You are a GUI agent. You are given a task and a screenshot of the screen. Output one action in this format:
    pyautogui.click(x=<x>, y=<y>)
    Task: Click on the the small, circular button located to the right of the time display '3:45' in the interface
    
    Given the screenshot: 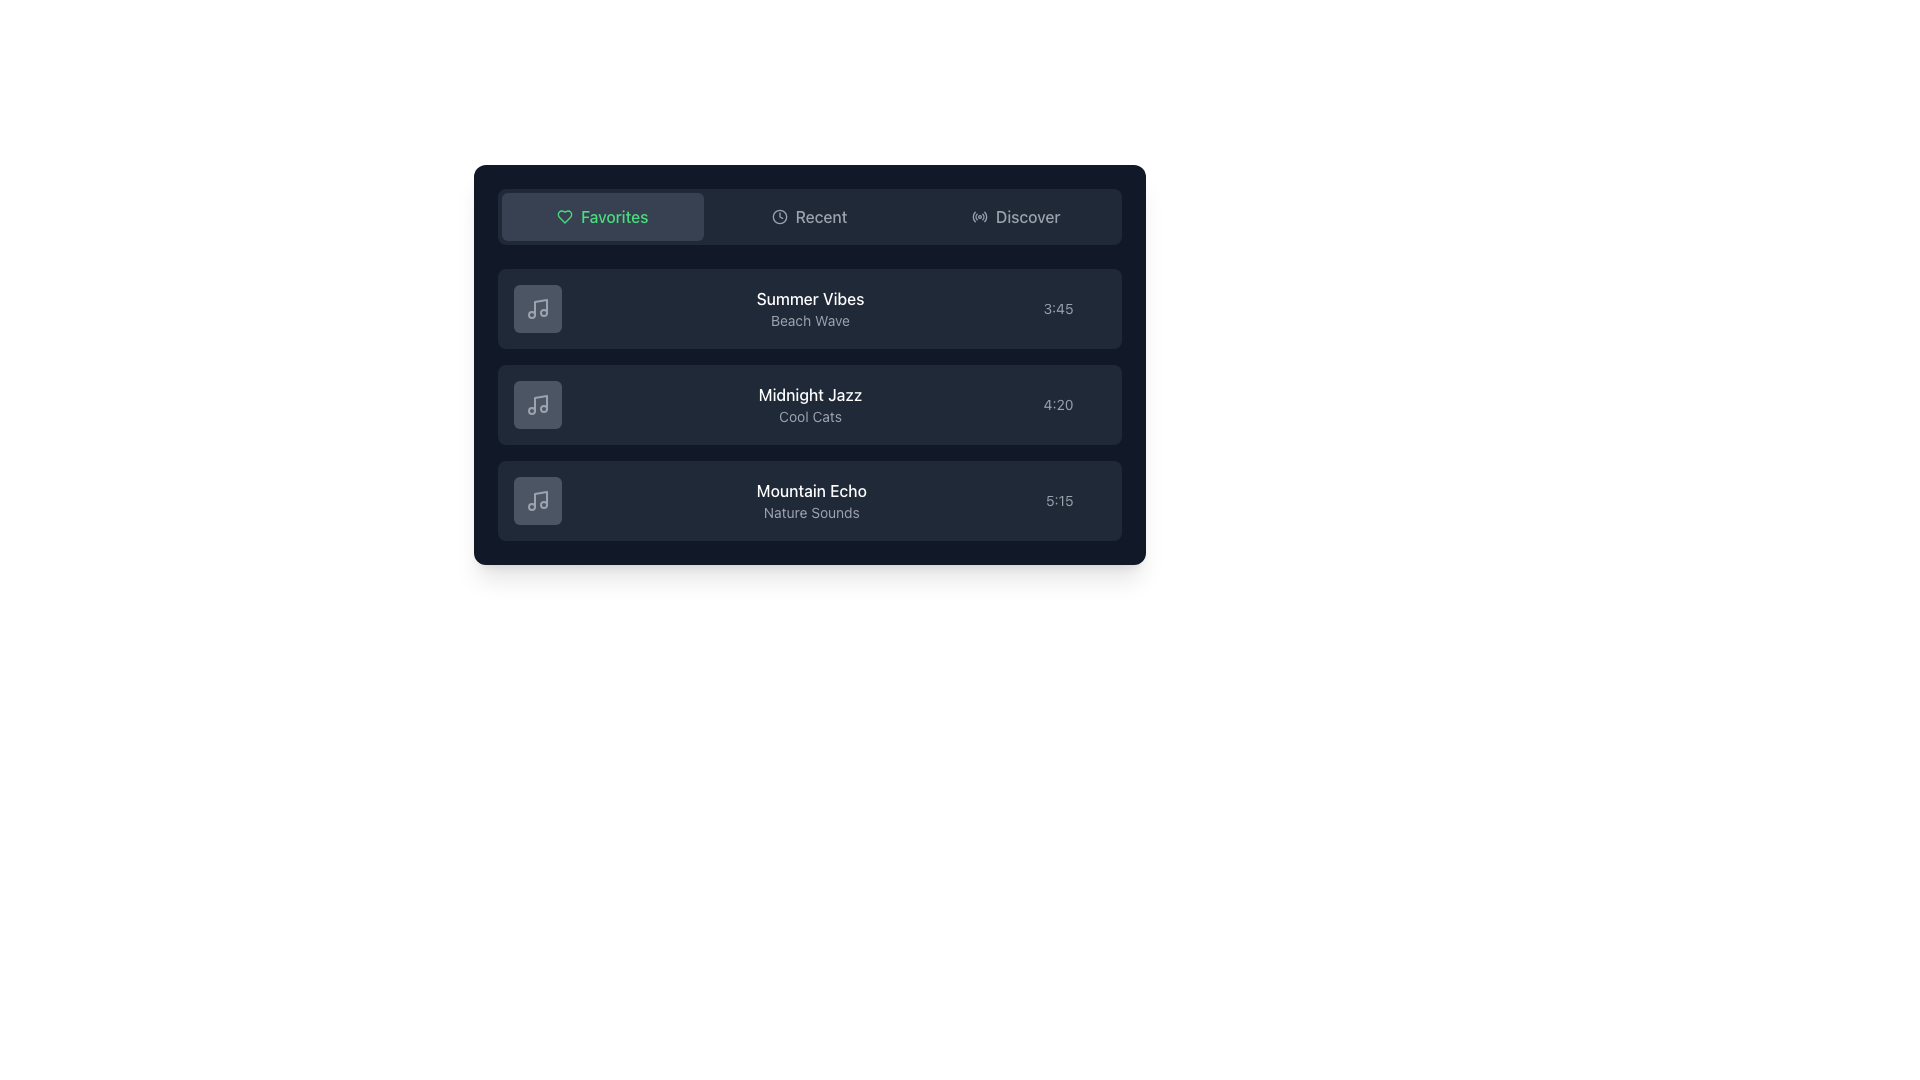 What is the action you would take?
    pyautogui.click(x=1096, y=308)
    